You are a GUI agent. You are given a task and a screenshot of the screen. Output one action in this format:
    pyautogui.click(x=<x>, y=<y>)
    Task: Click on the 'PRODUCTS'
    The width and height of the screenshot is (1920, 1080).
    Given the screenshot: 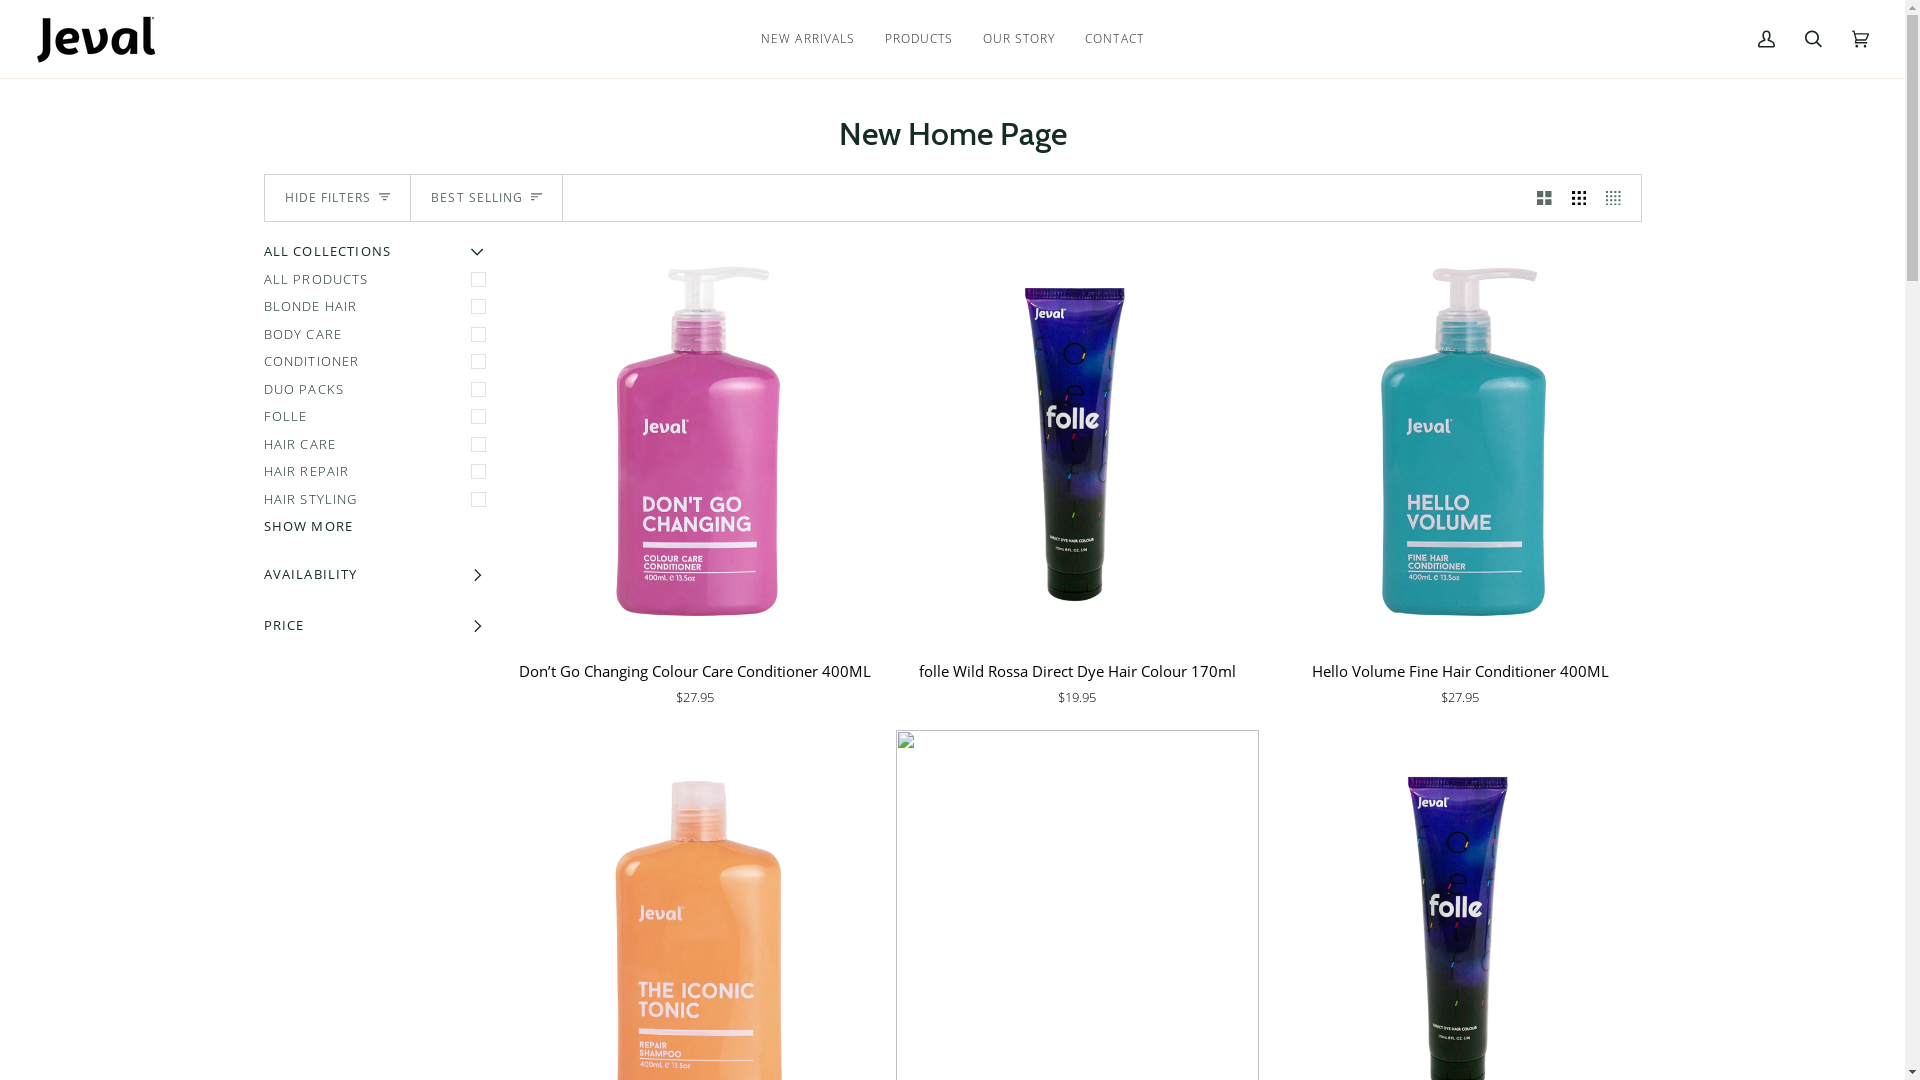 What is the action you would take?
    pyautogui.click(x=869, y=38)
    